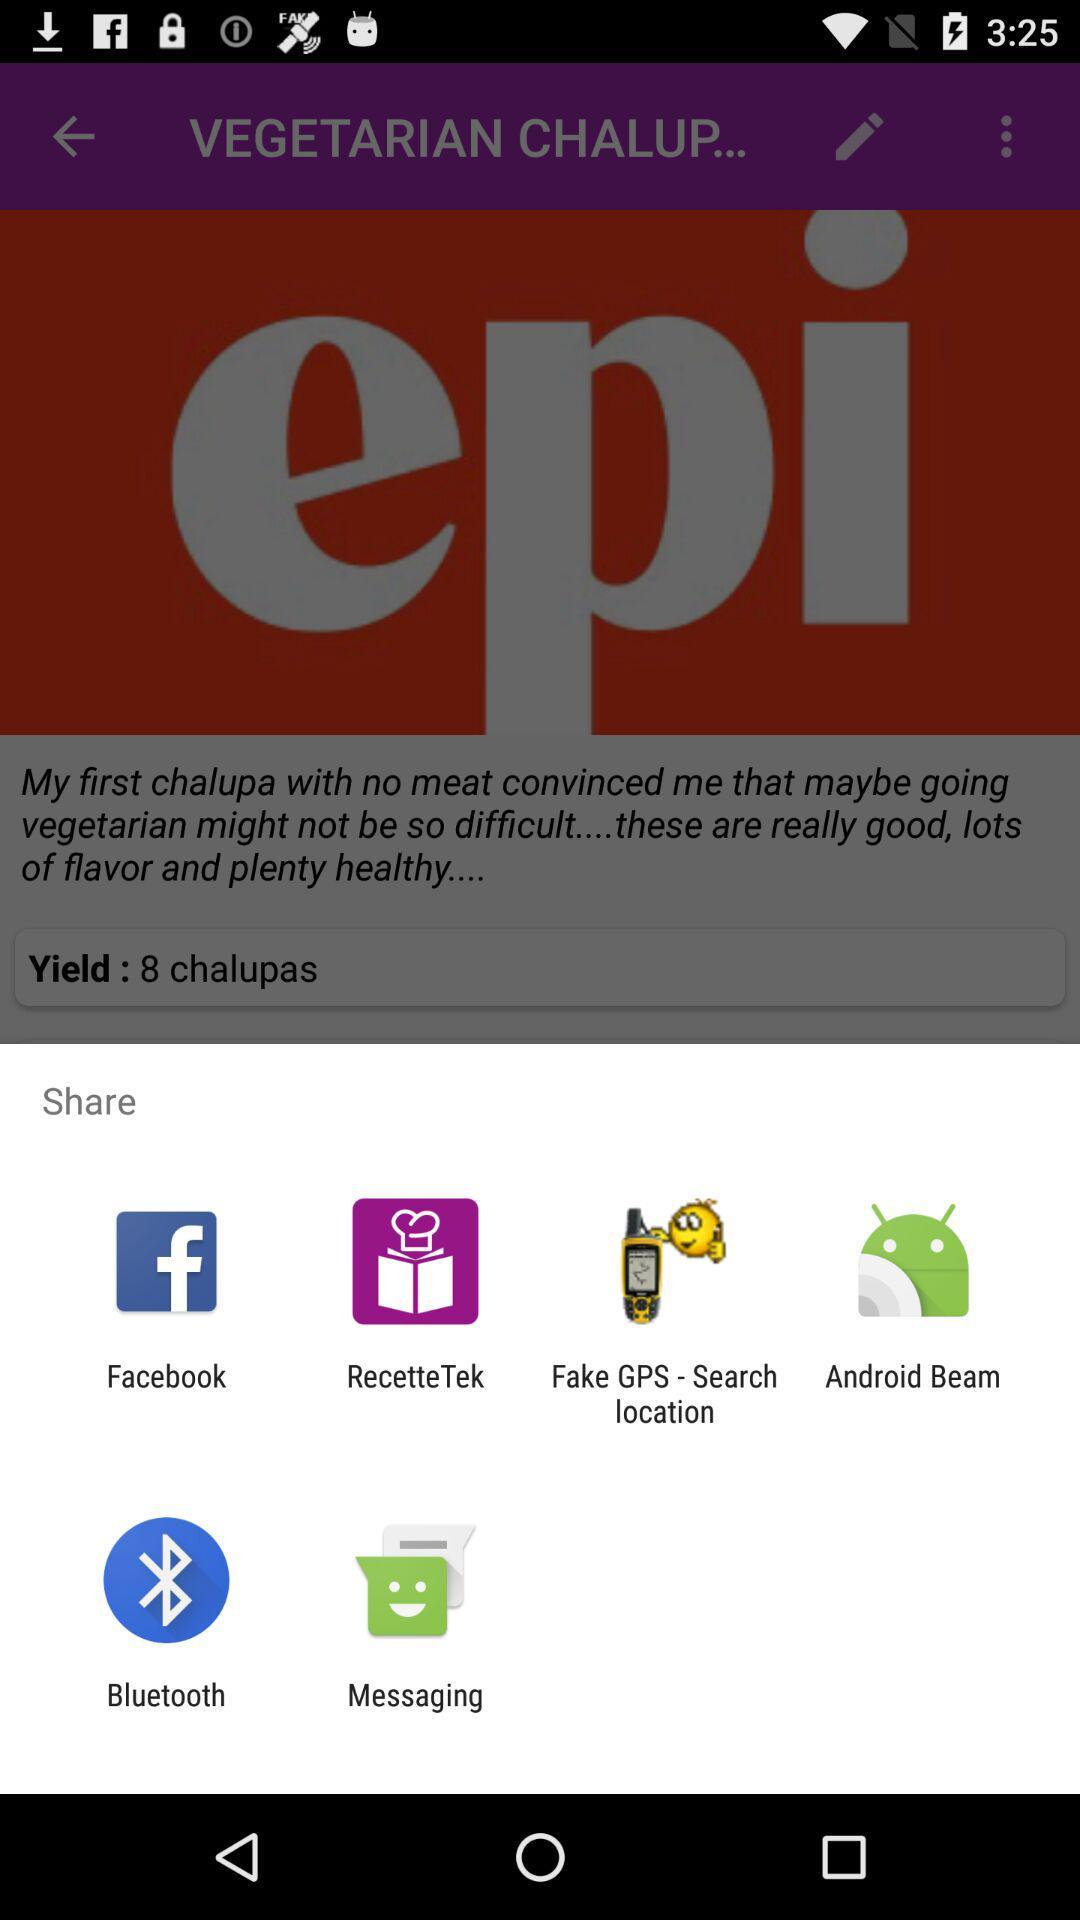 The width and height of the screenshot is (1080, 1920). Describe the element at coordinates (414, 1711) in the screenshot. I see `messaging app` at that location.